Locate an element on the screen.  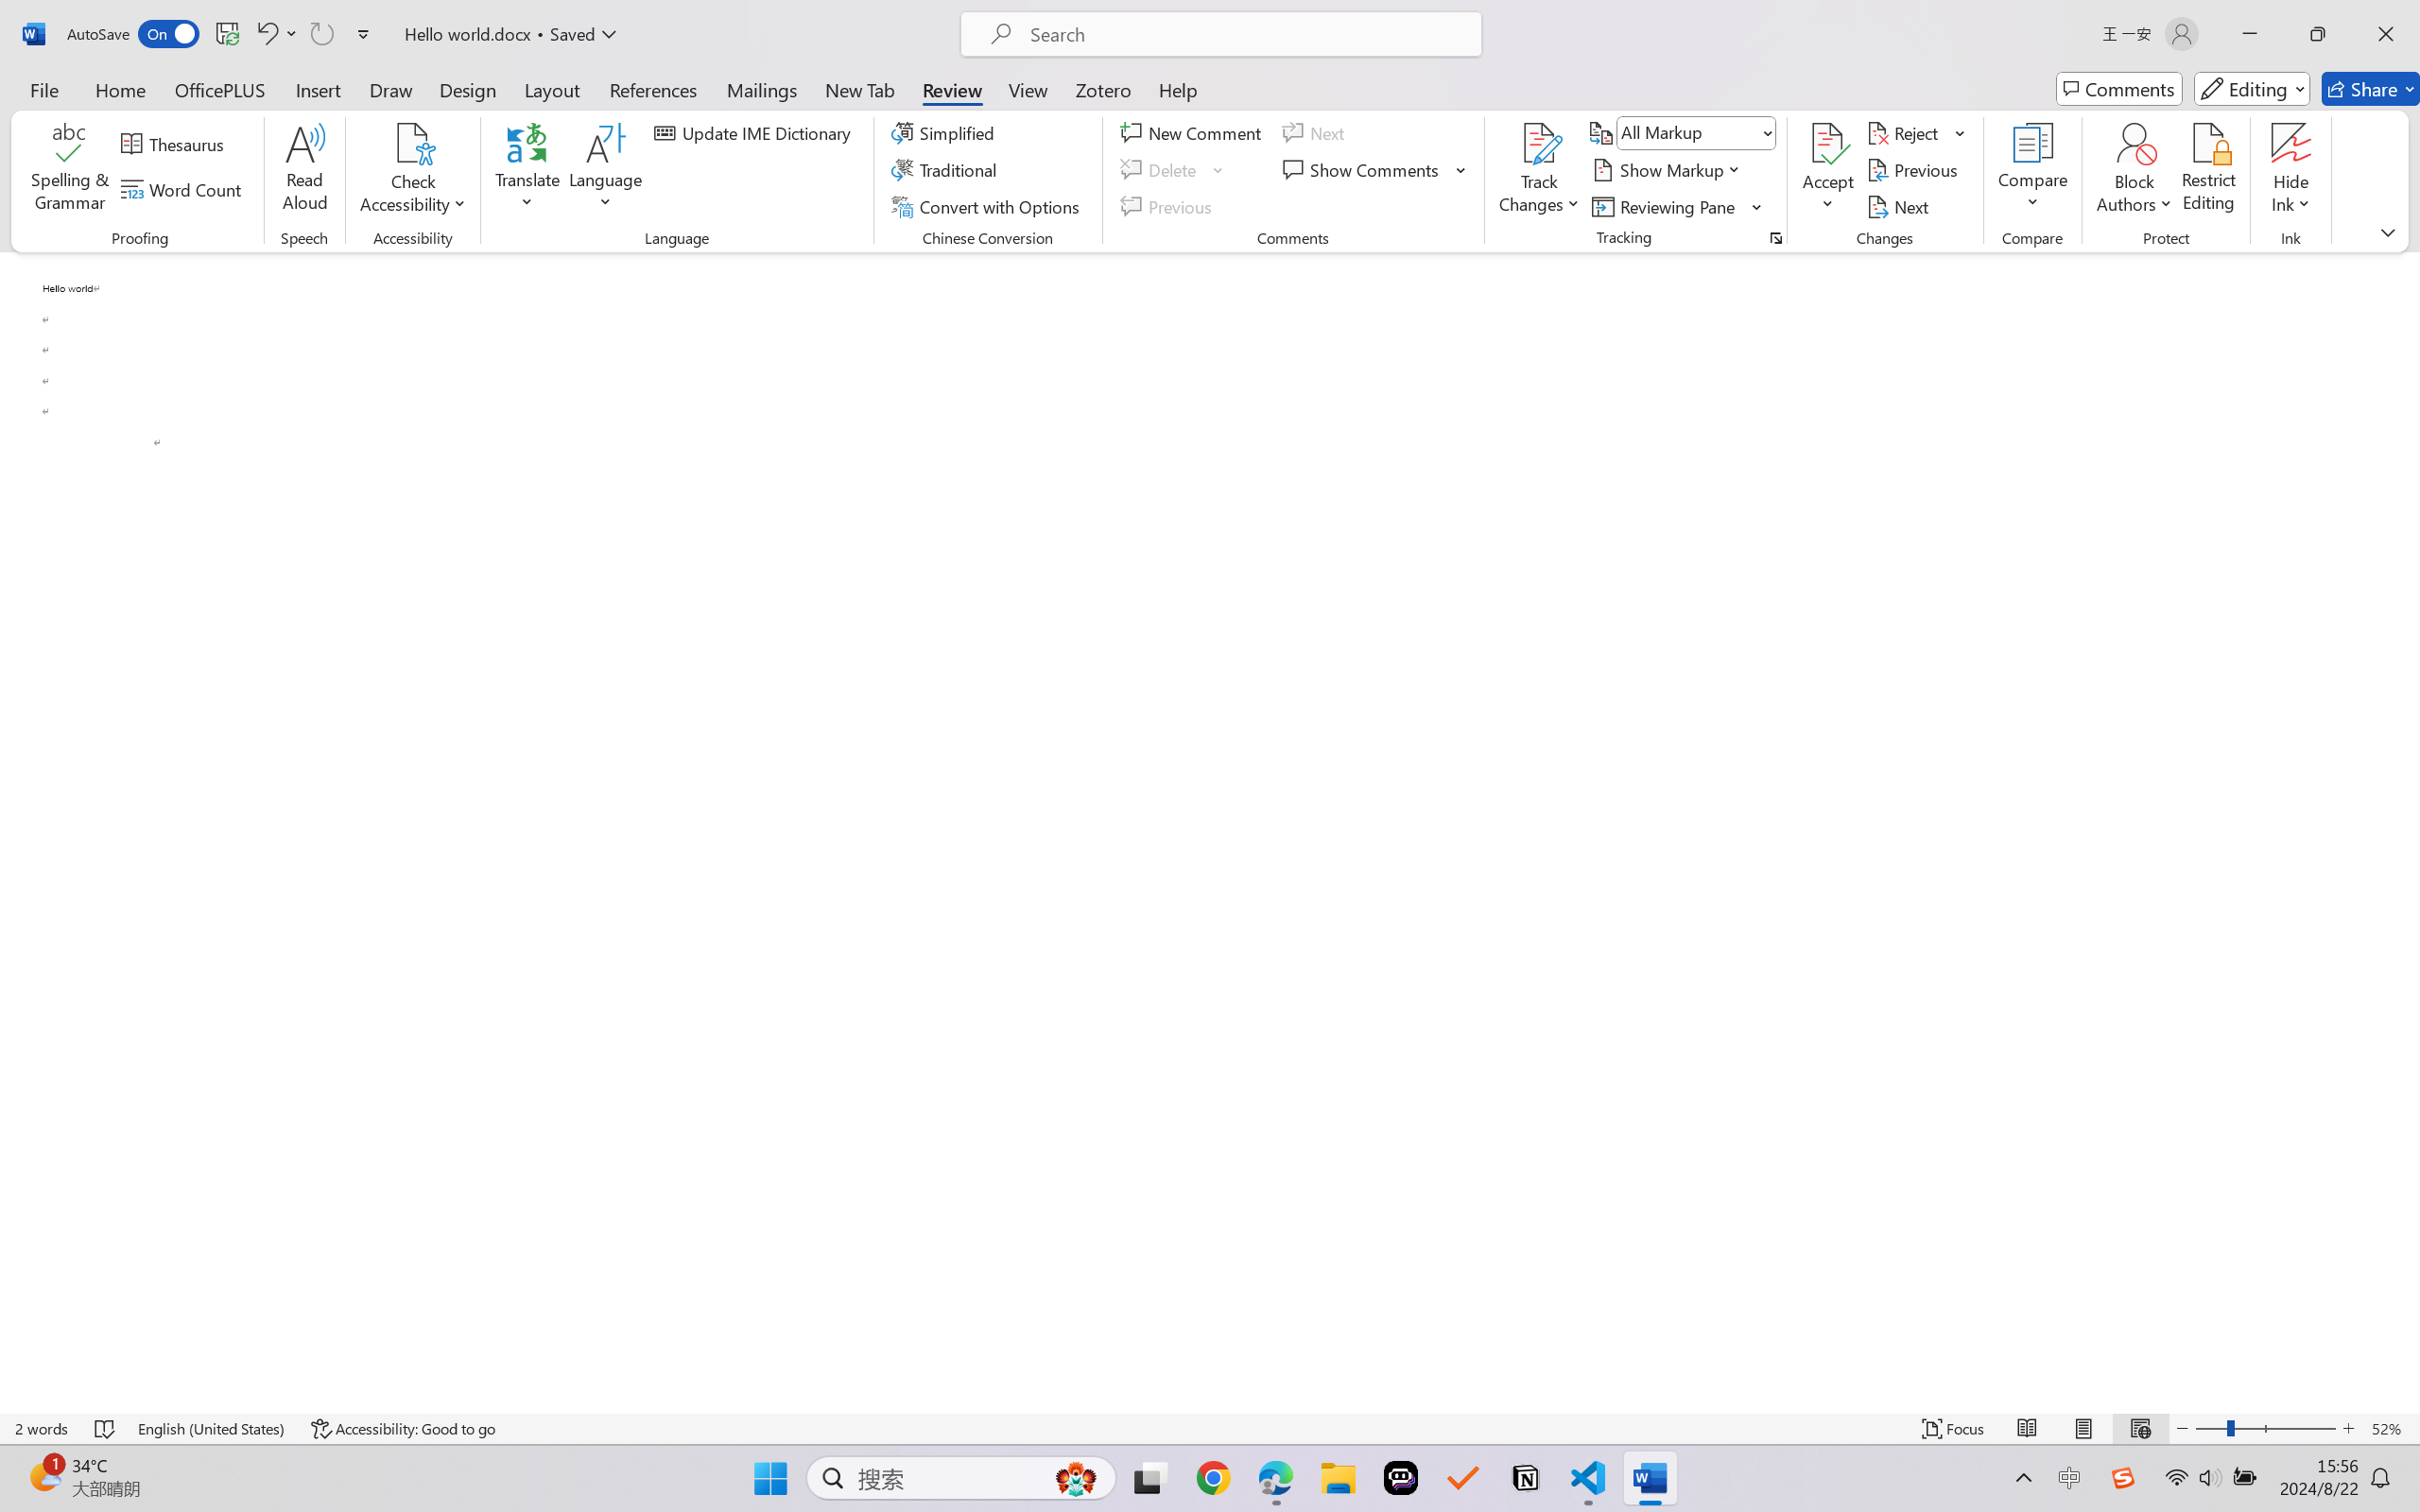
'Help' is located at coordinates (1177, 88).